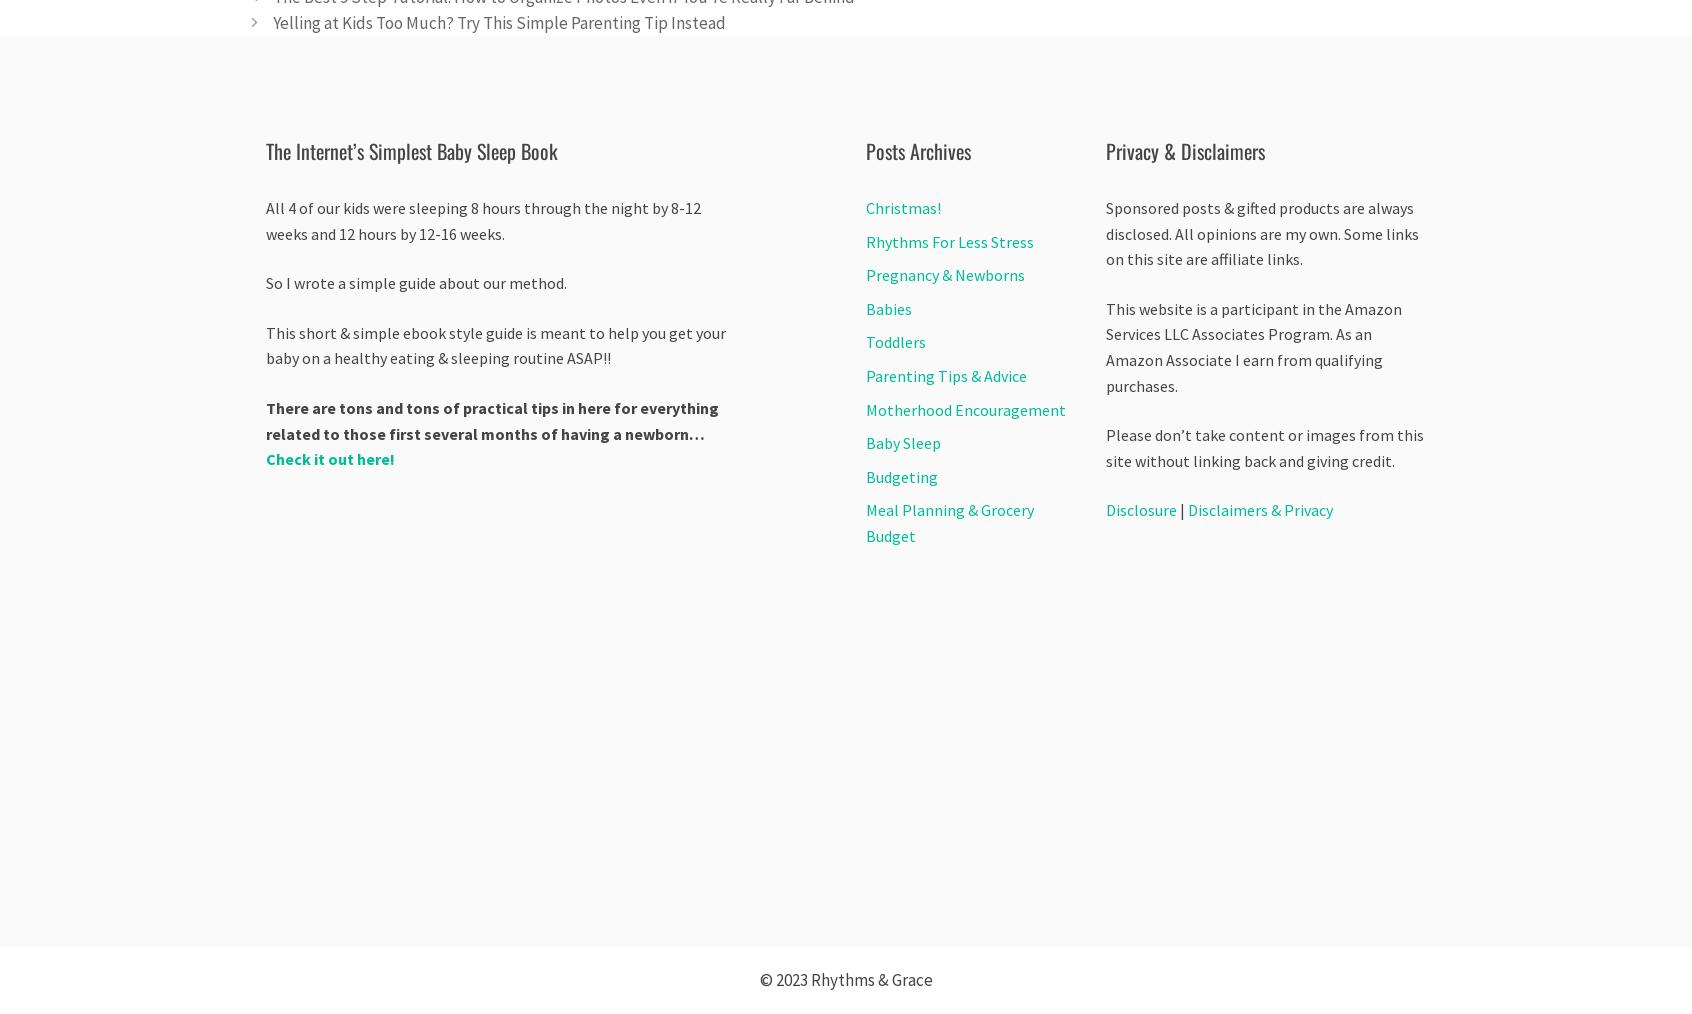  I want to click on 'Christmas!', so click(902, 206).